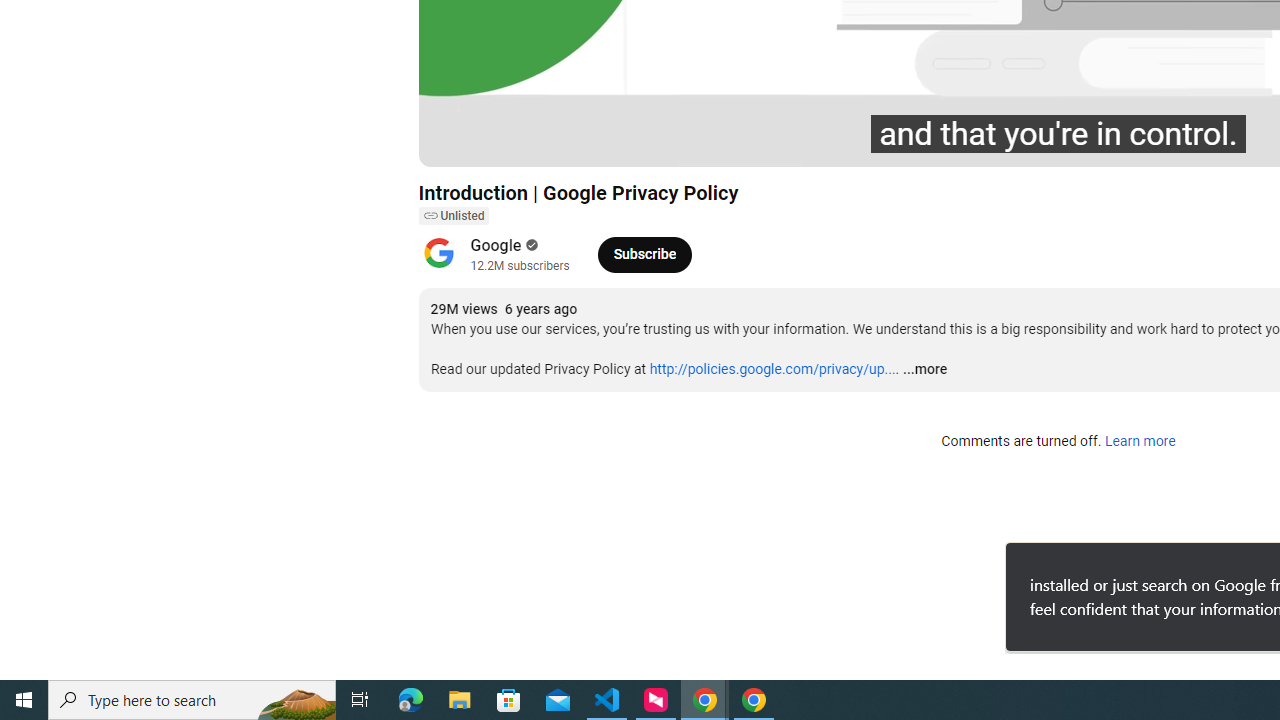 This screenshot has width=1280, height=720. I want to click on 'Learn more', so click(1139, 441).